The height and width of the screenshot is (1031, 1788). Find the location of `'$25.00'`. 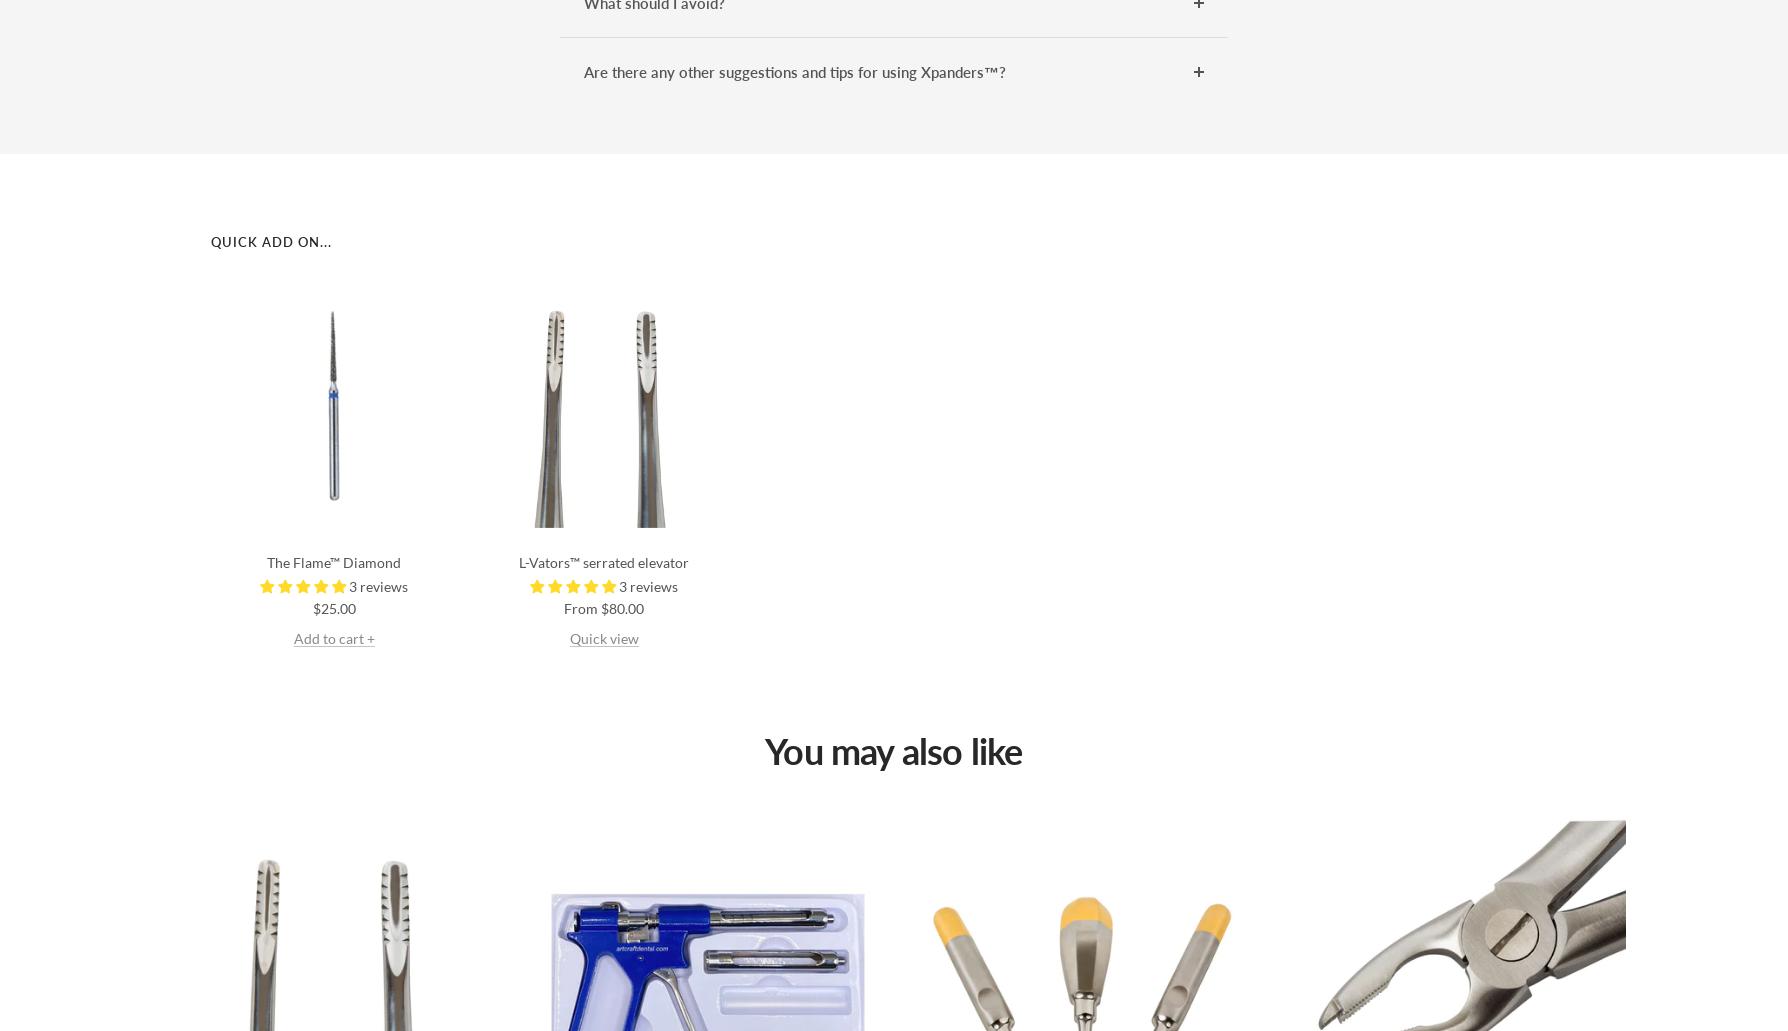

'$25.00' is located at coordinates (332, 606).